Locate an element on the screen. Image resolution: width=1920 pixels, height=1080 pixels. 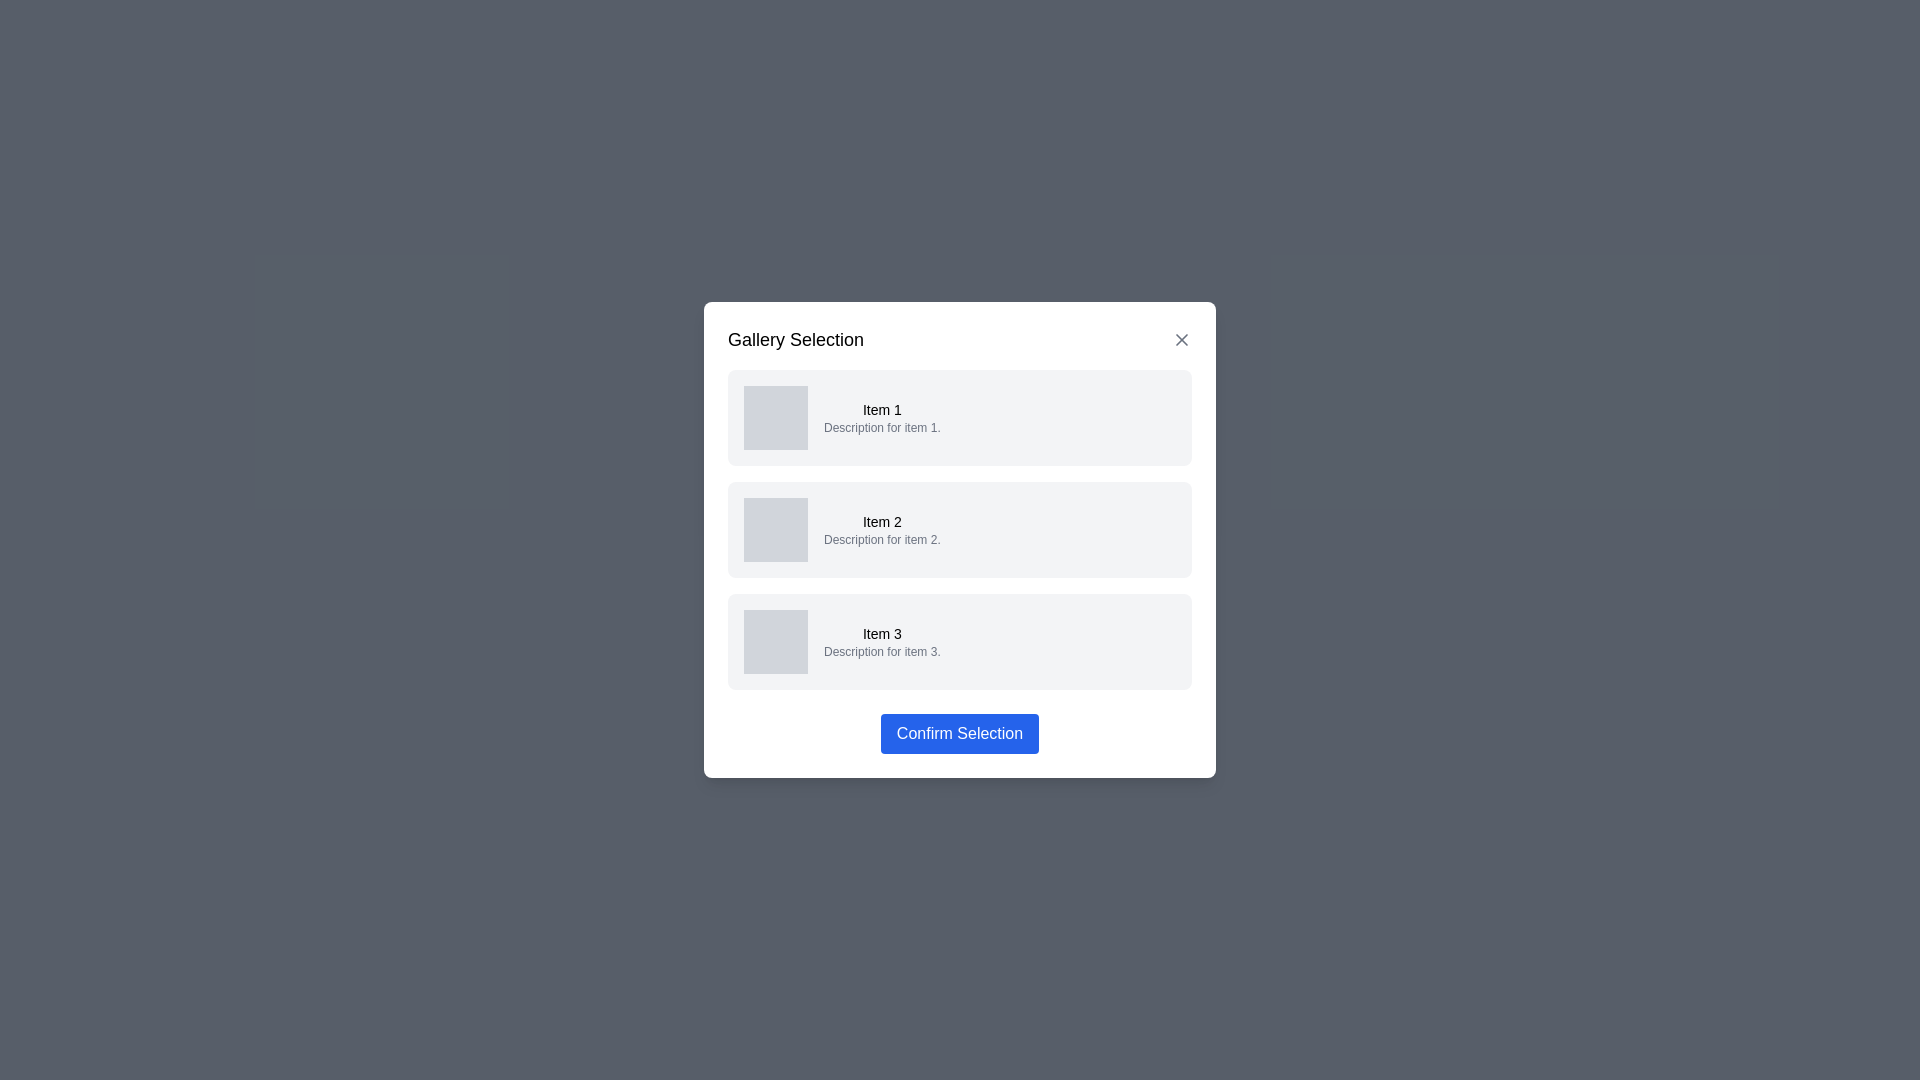
the text label that provides a brief description for 'Item 2', located directly below its title in a vertical list is located at coordinates (881, 540).